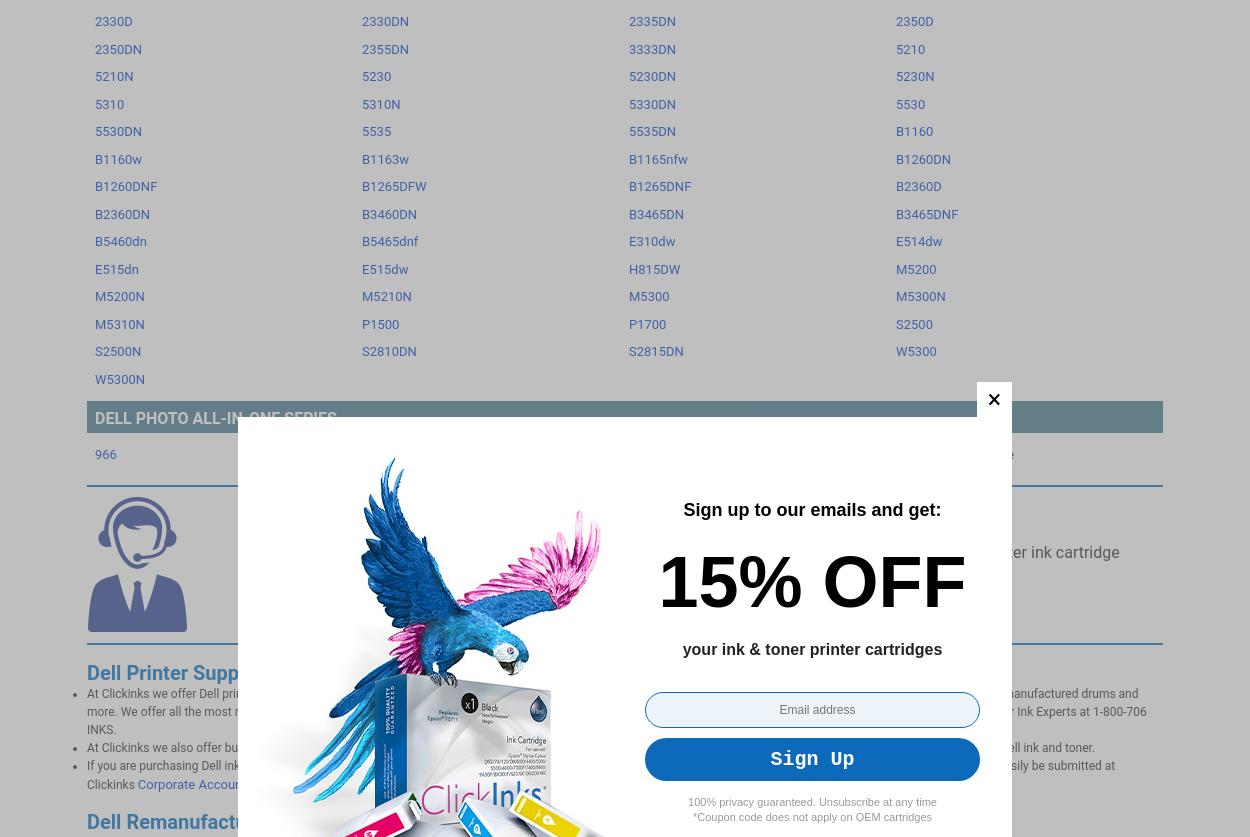  I want to click on 'Limited Warranty', so click(425, 100).